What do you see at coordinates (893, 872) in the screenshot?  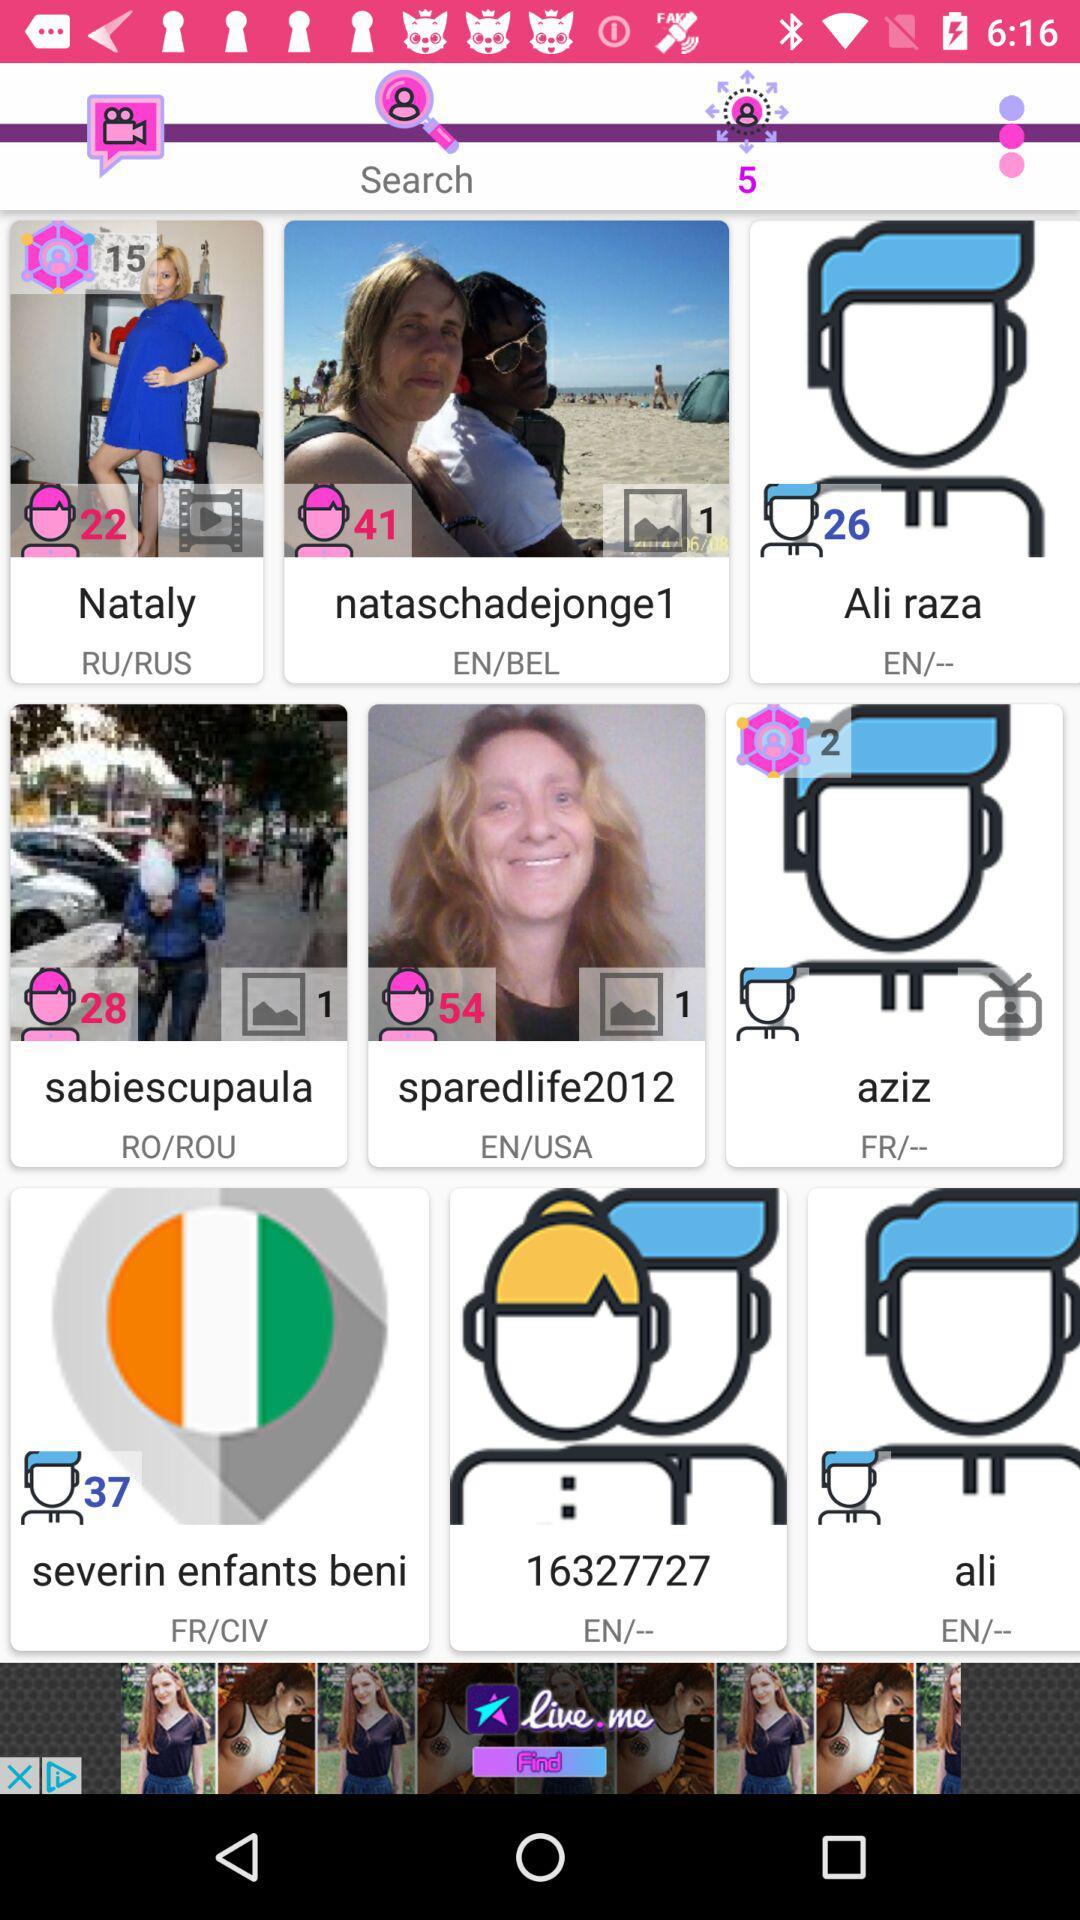 I see `davertisement` at bounding box center [893, 872].